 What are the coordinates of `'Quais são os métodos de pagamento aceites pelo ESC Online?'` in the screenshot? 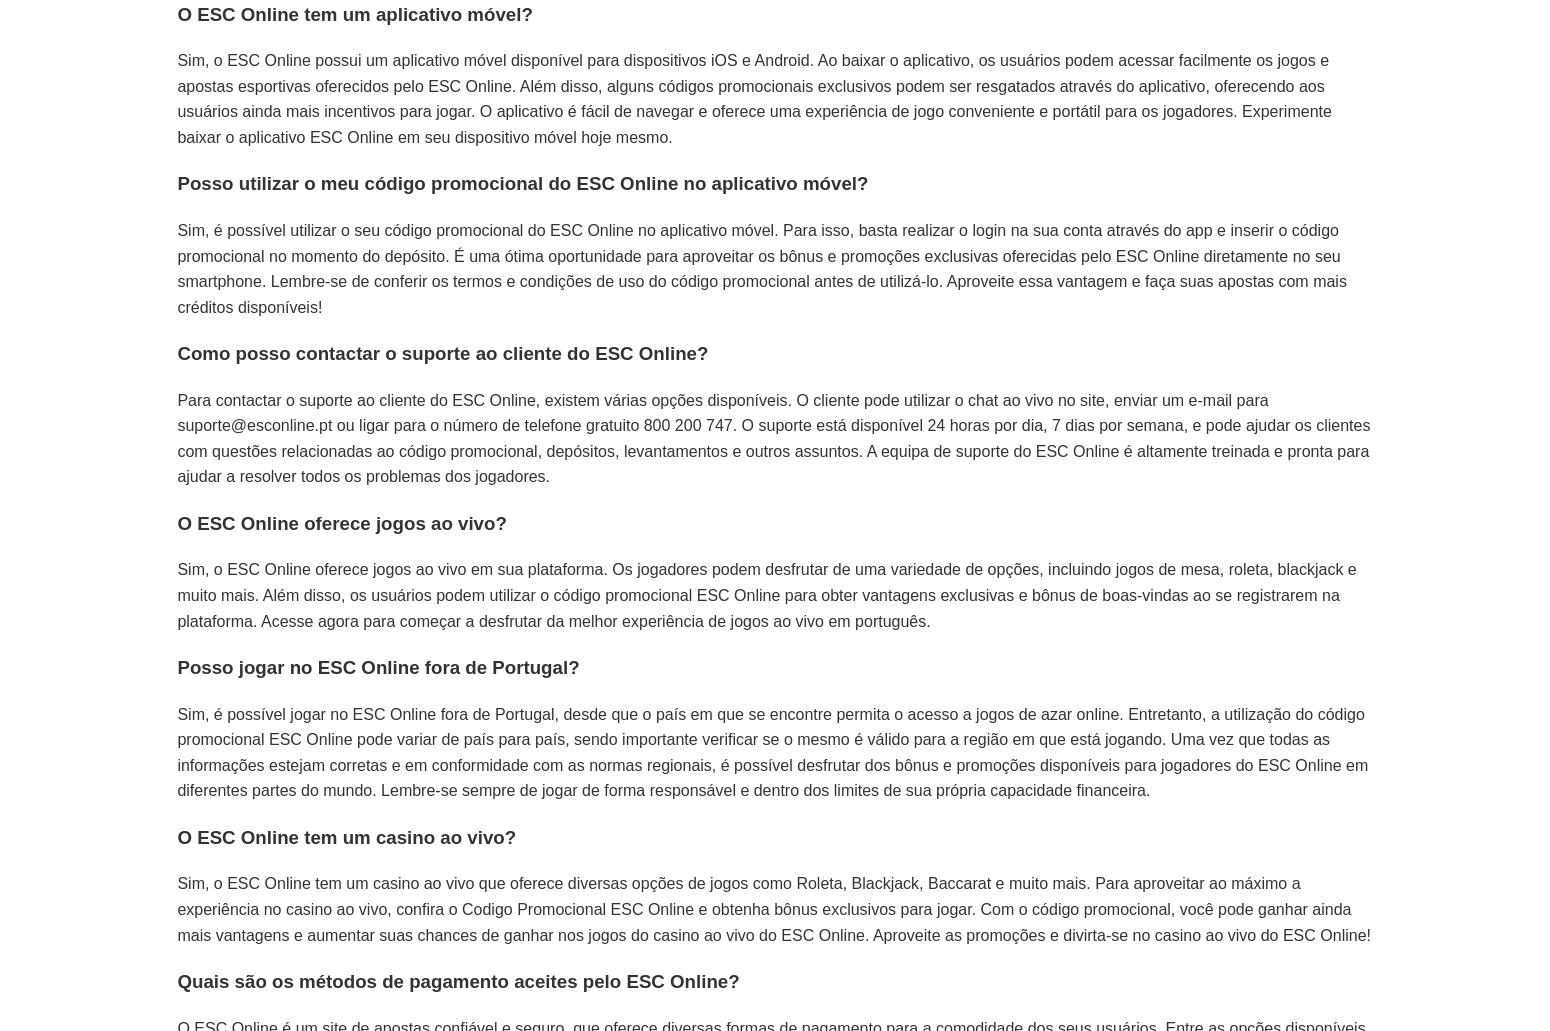 It's located at (458, 979).